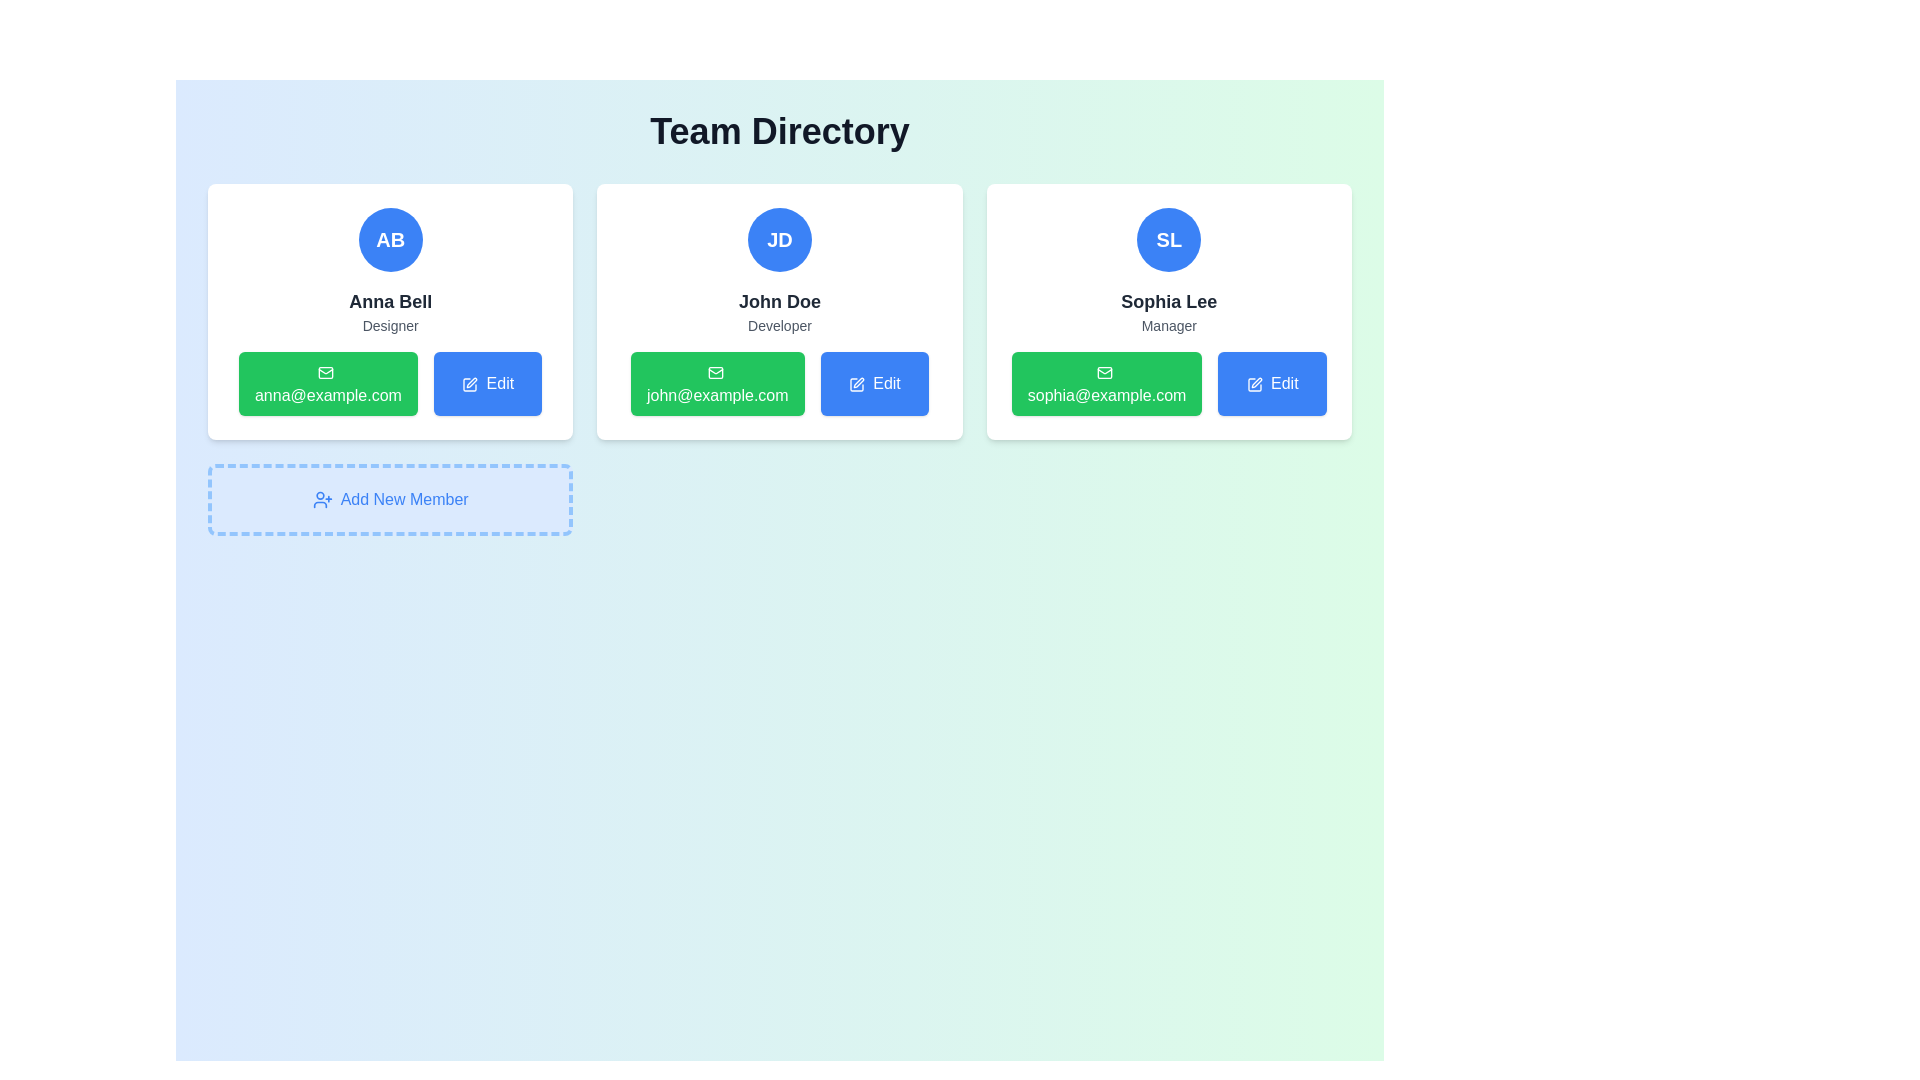 This screenshot has height=1080, width=1920. Describe the element at coordinates (778, 384) in the screenshot. I see `the green button displaying 'john@example.com' in the 'Team Directory' section` at that location.